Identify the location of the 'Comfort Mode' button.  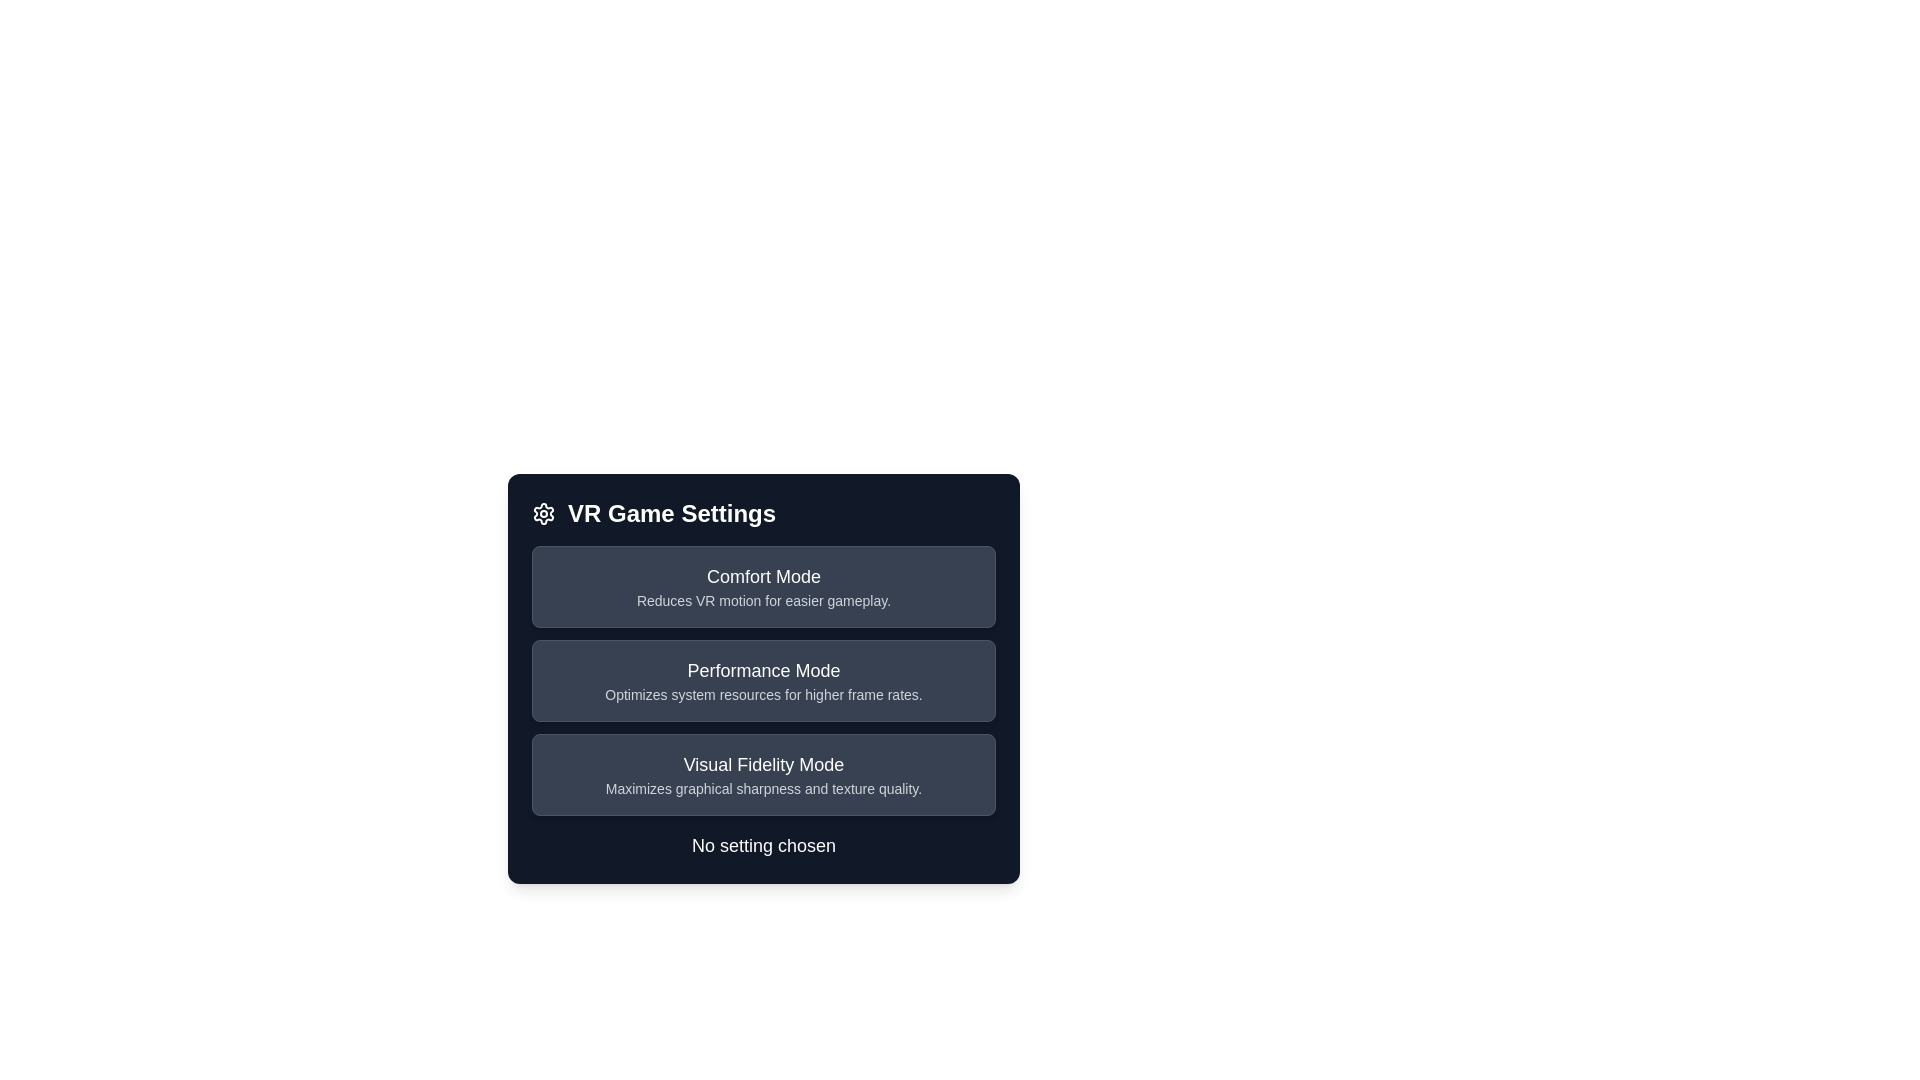
(762, 585).